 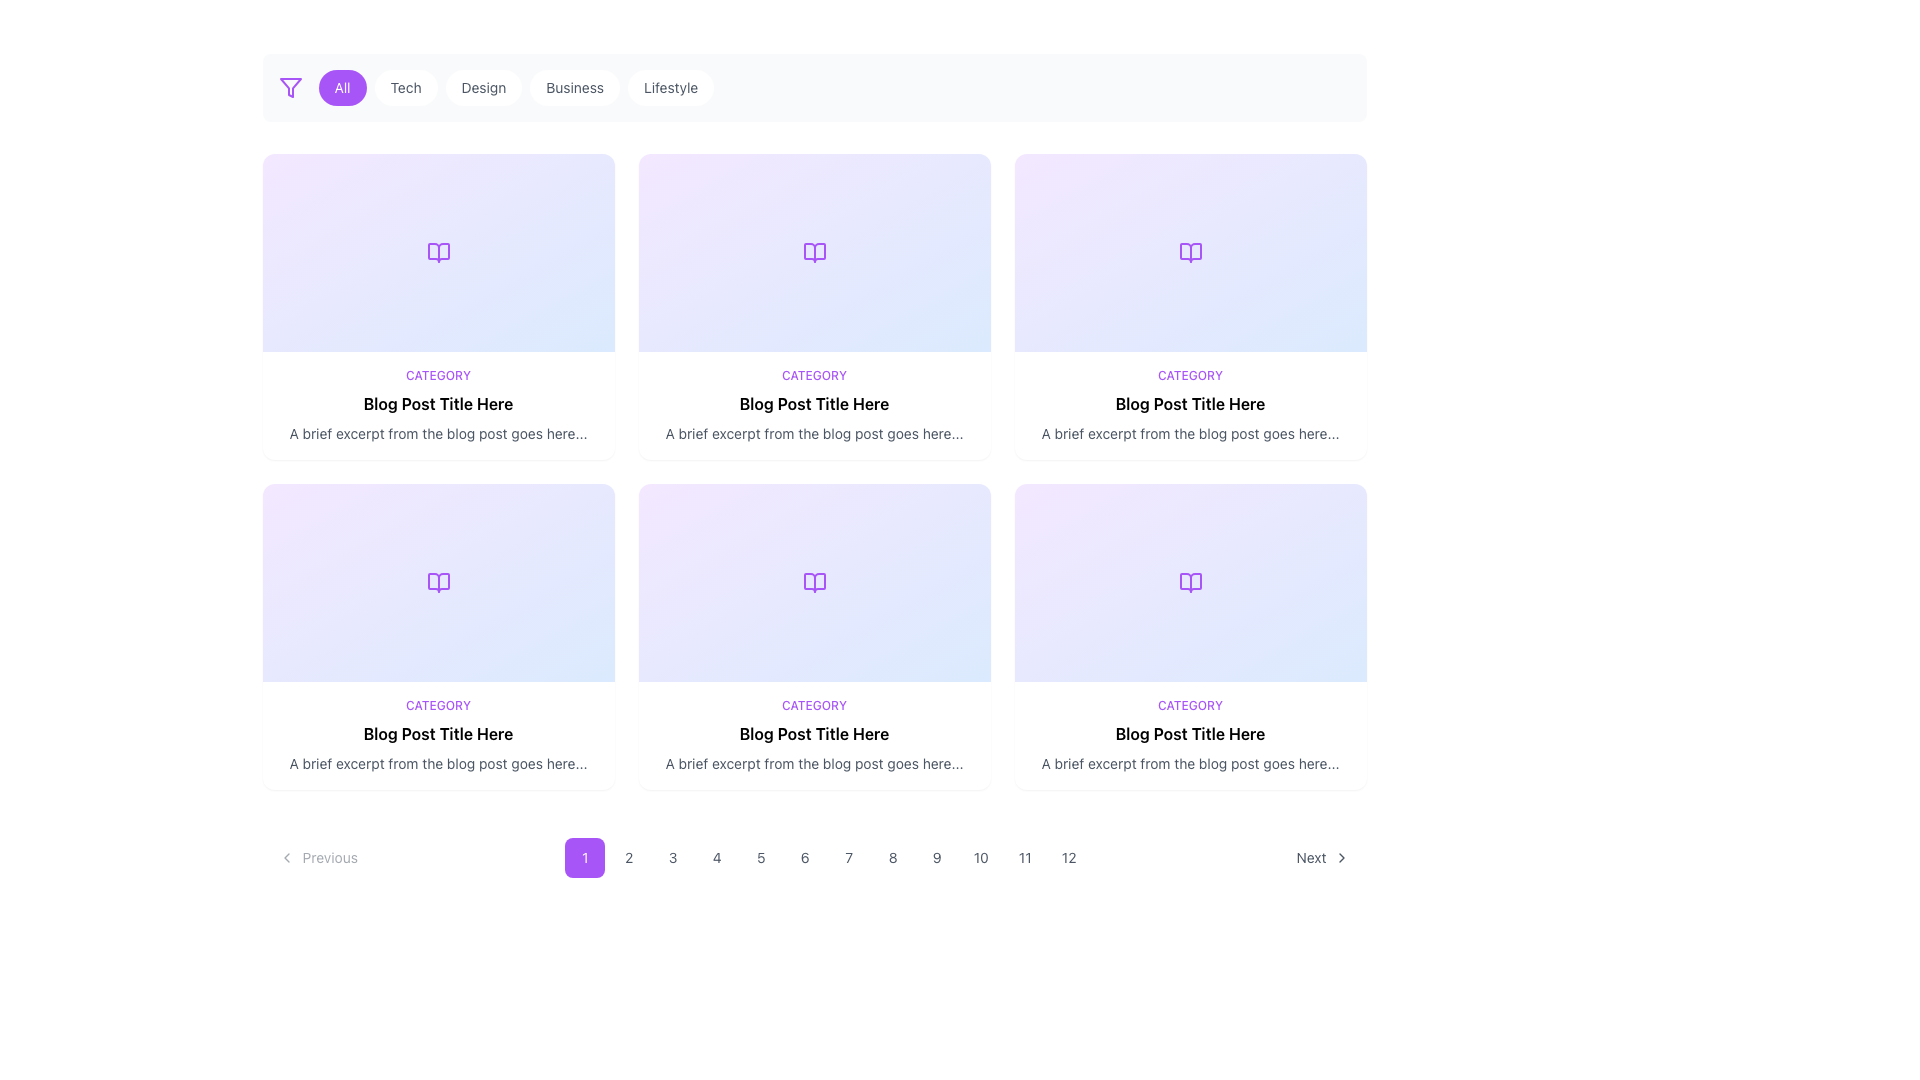 What do you see at coordinates (814, 636) in the screenshot?
I see `the fourth Preview Card in the second row of the grid layout to trigger potential hover effects` at bounding box center [814, 636].